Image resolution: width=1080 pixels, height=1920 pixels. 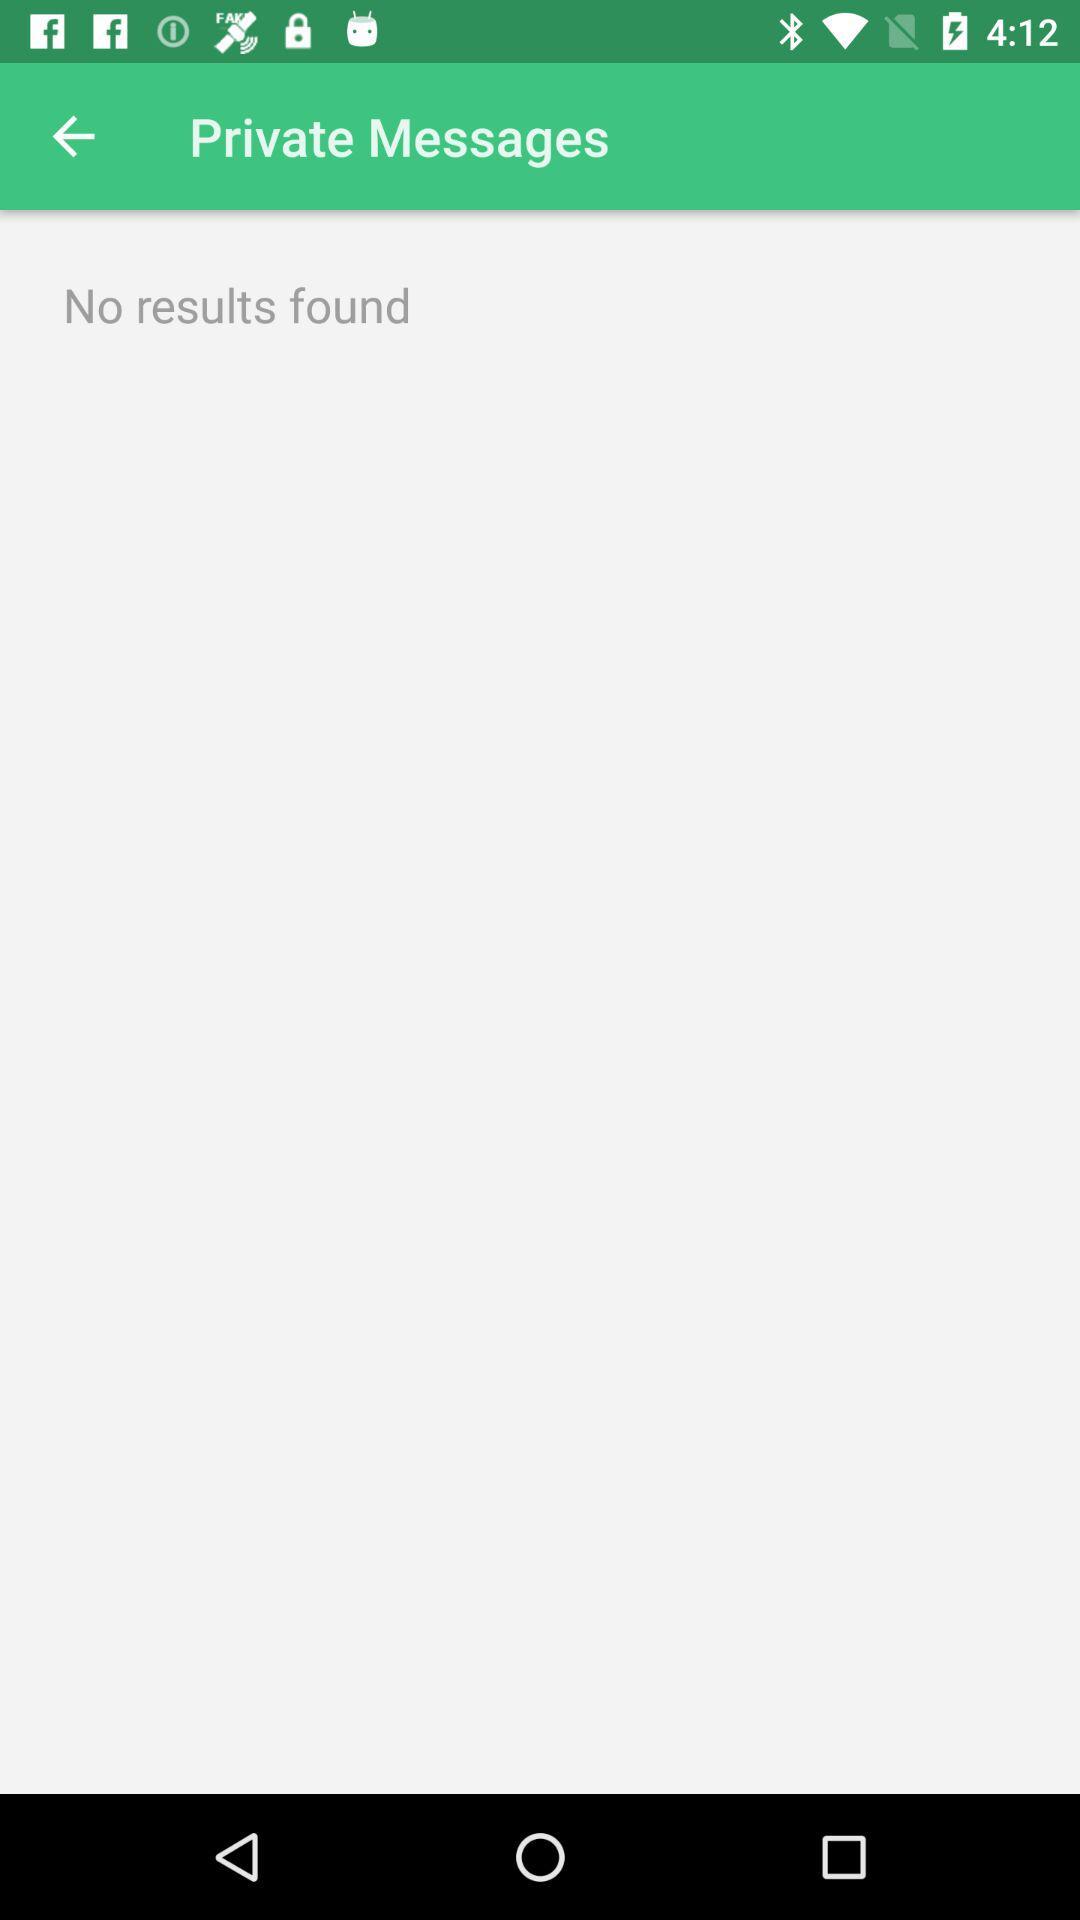 What do you see at coordinates (72, 135) in the screenshot?
I see `the item next to the private messages` at bounding box center [72, 135].